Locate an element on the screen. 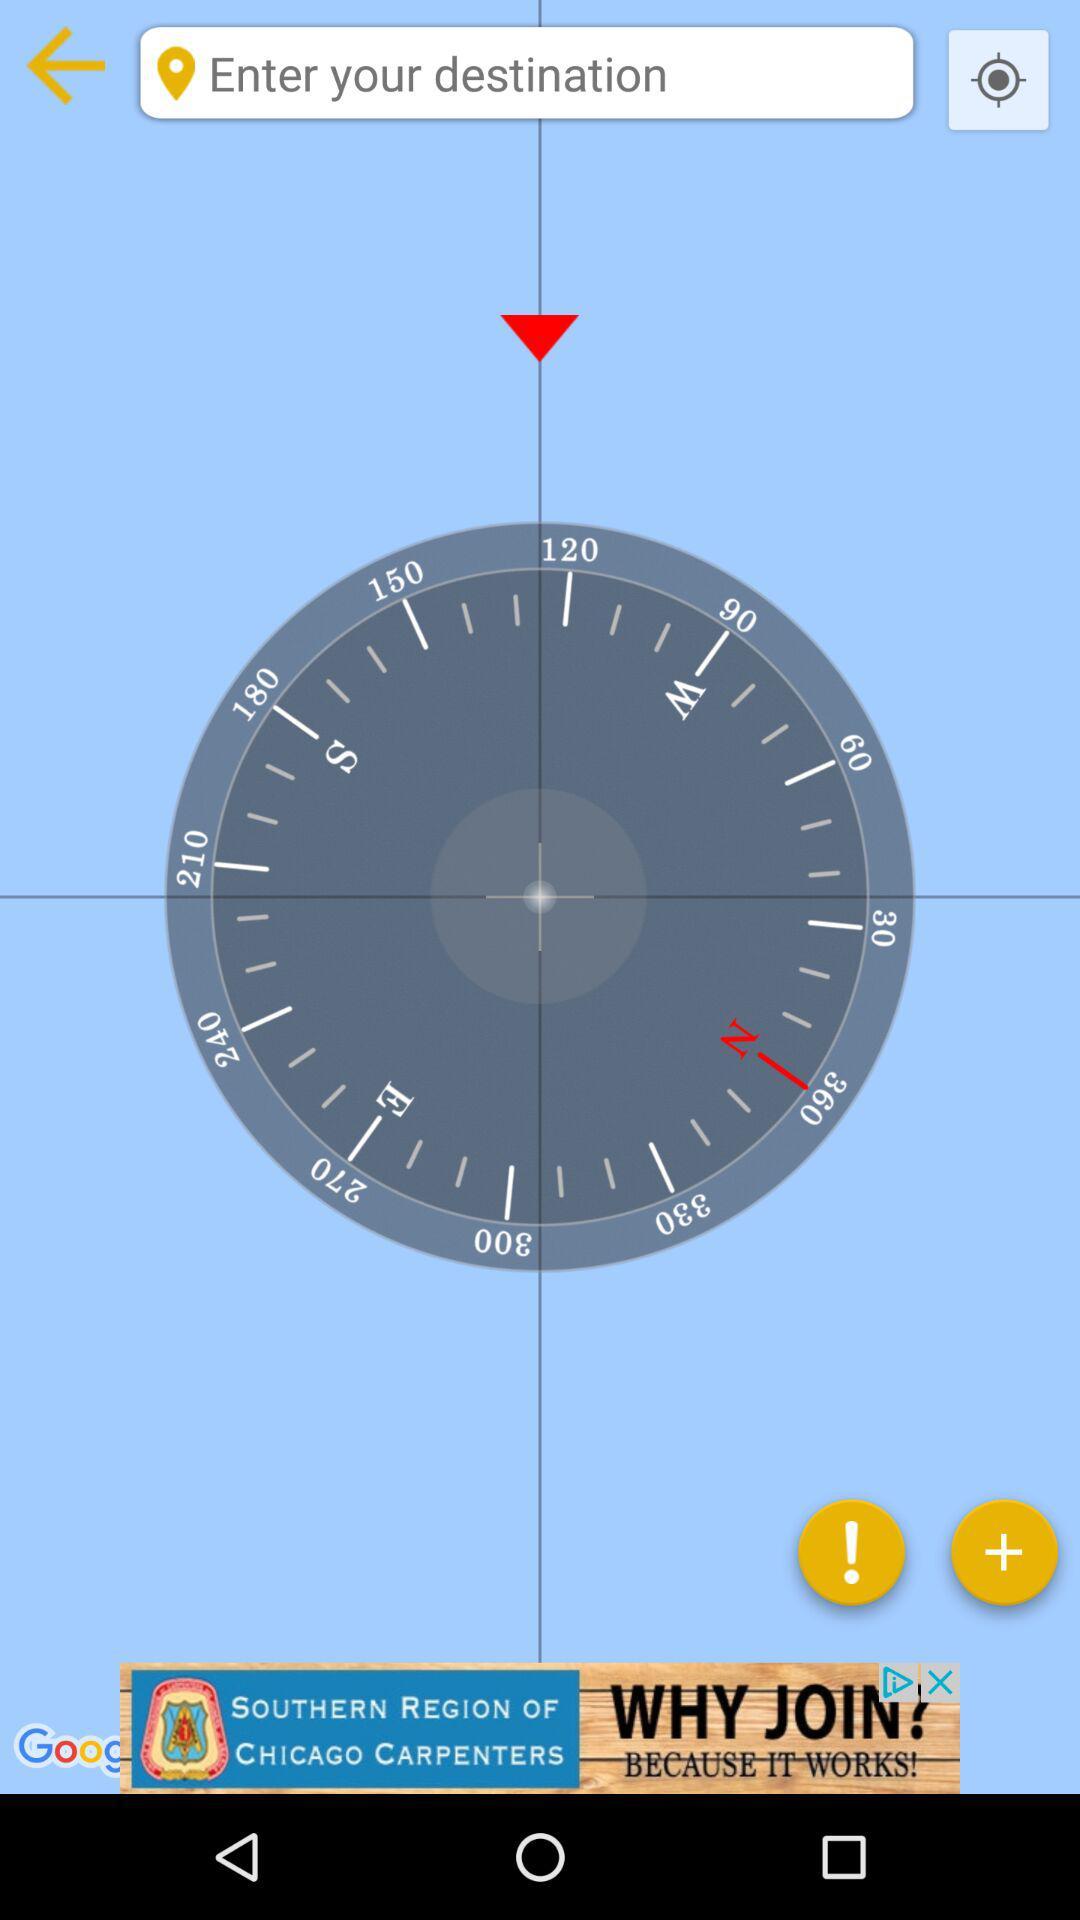  the warning icon is located at coordinates (851, 1559).